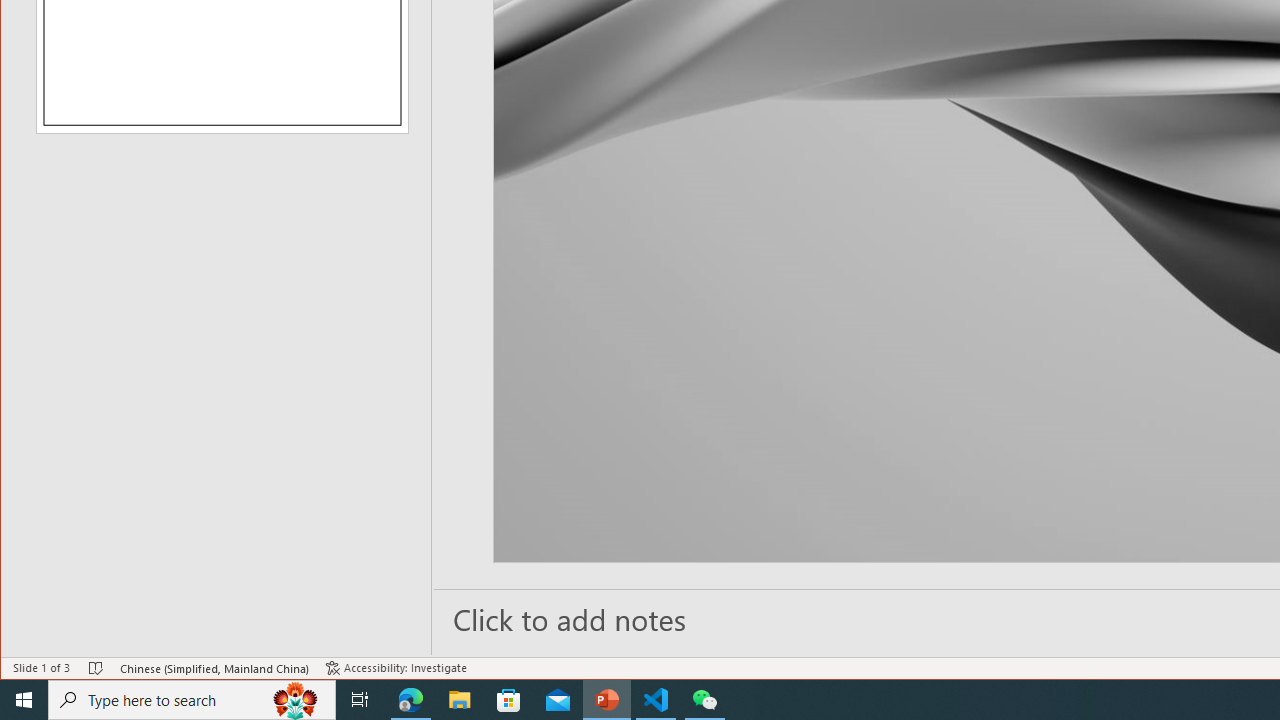 The width and height of the screenshot is (1280, 720). I want to click on 'Type here to search', so click(192, 698).